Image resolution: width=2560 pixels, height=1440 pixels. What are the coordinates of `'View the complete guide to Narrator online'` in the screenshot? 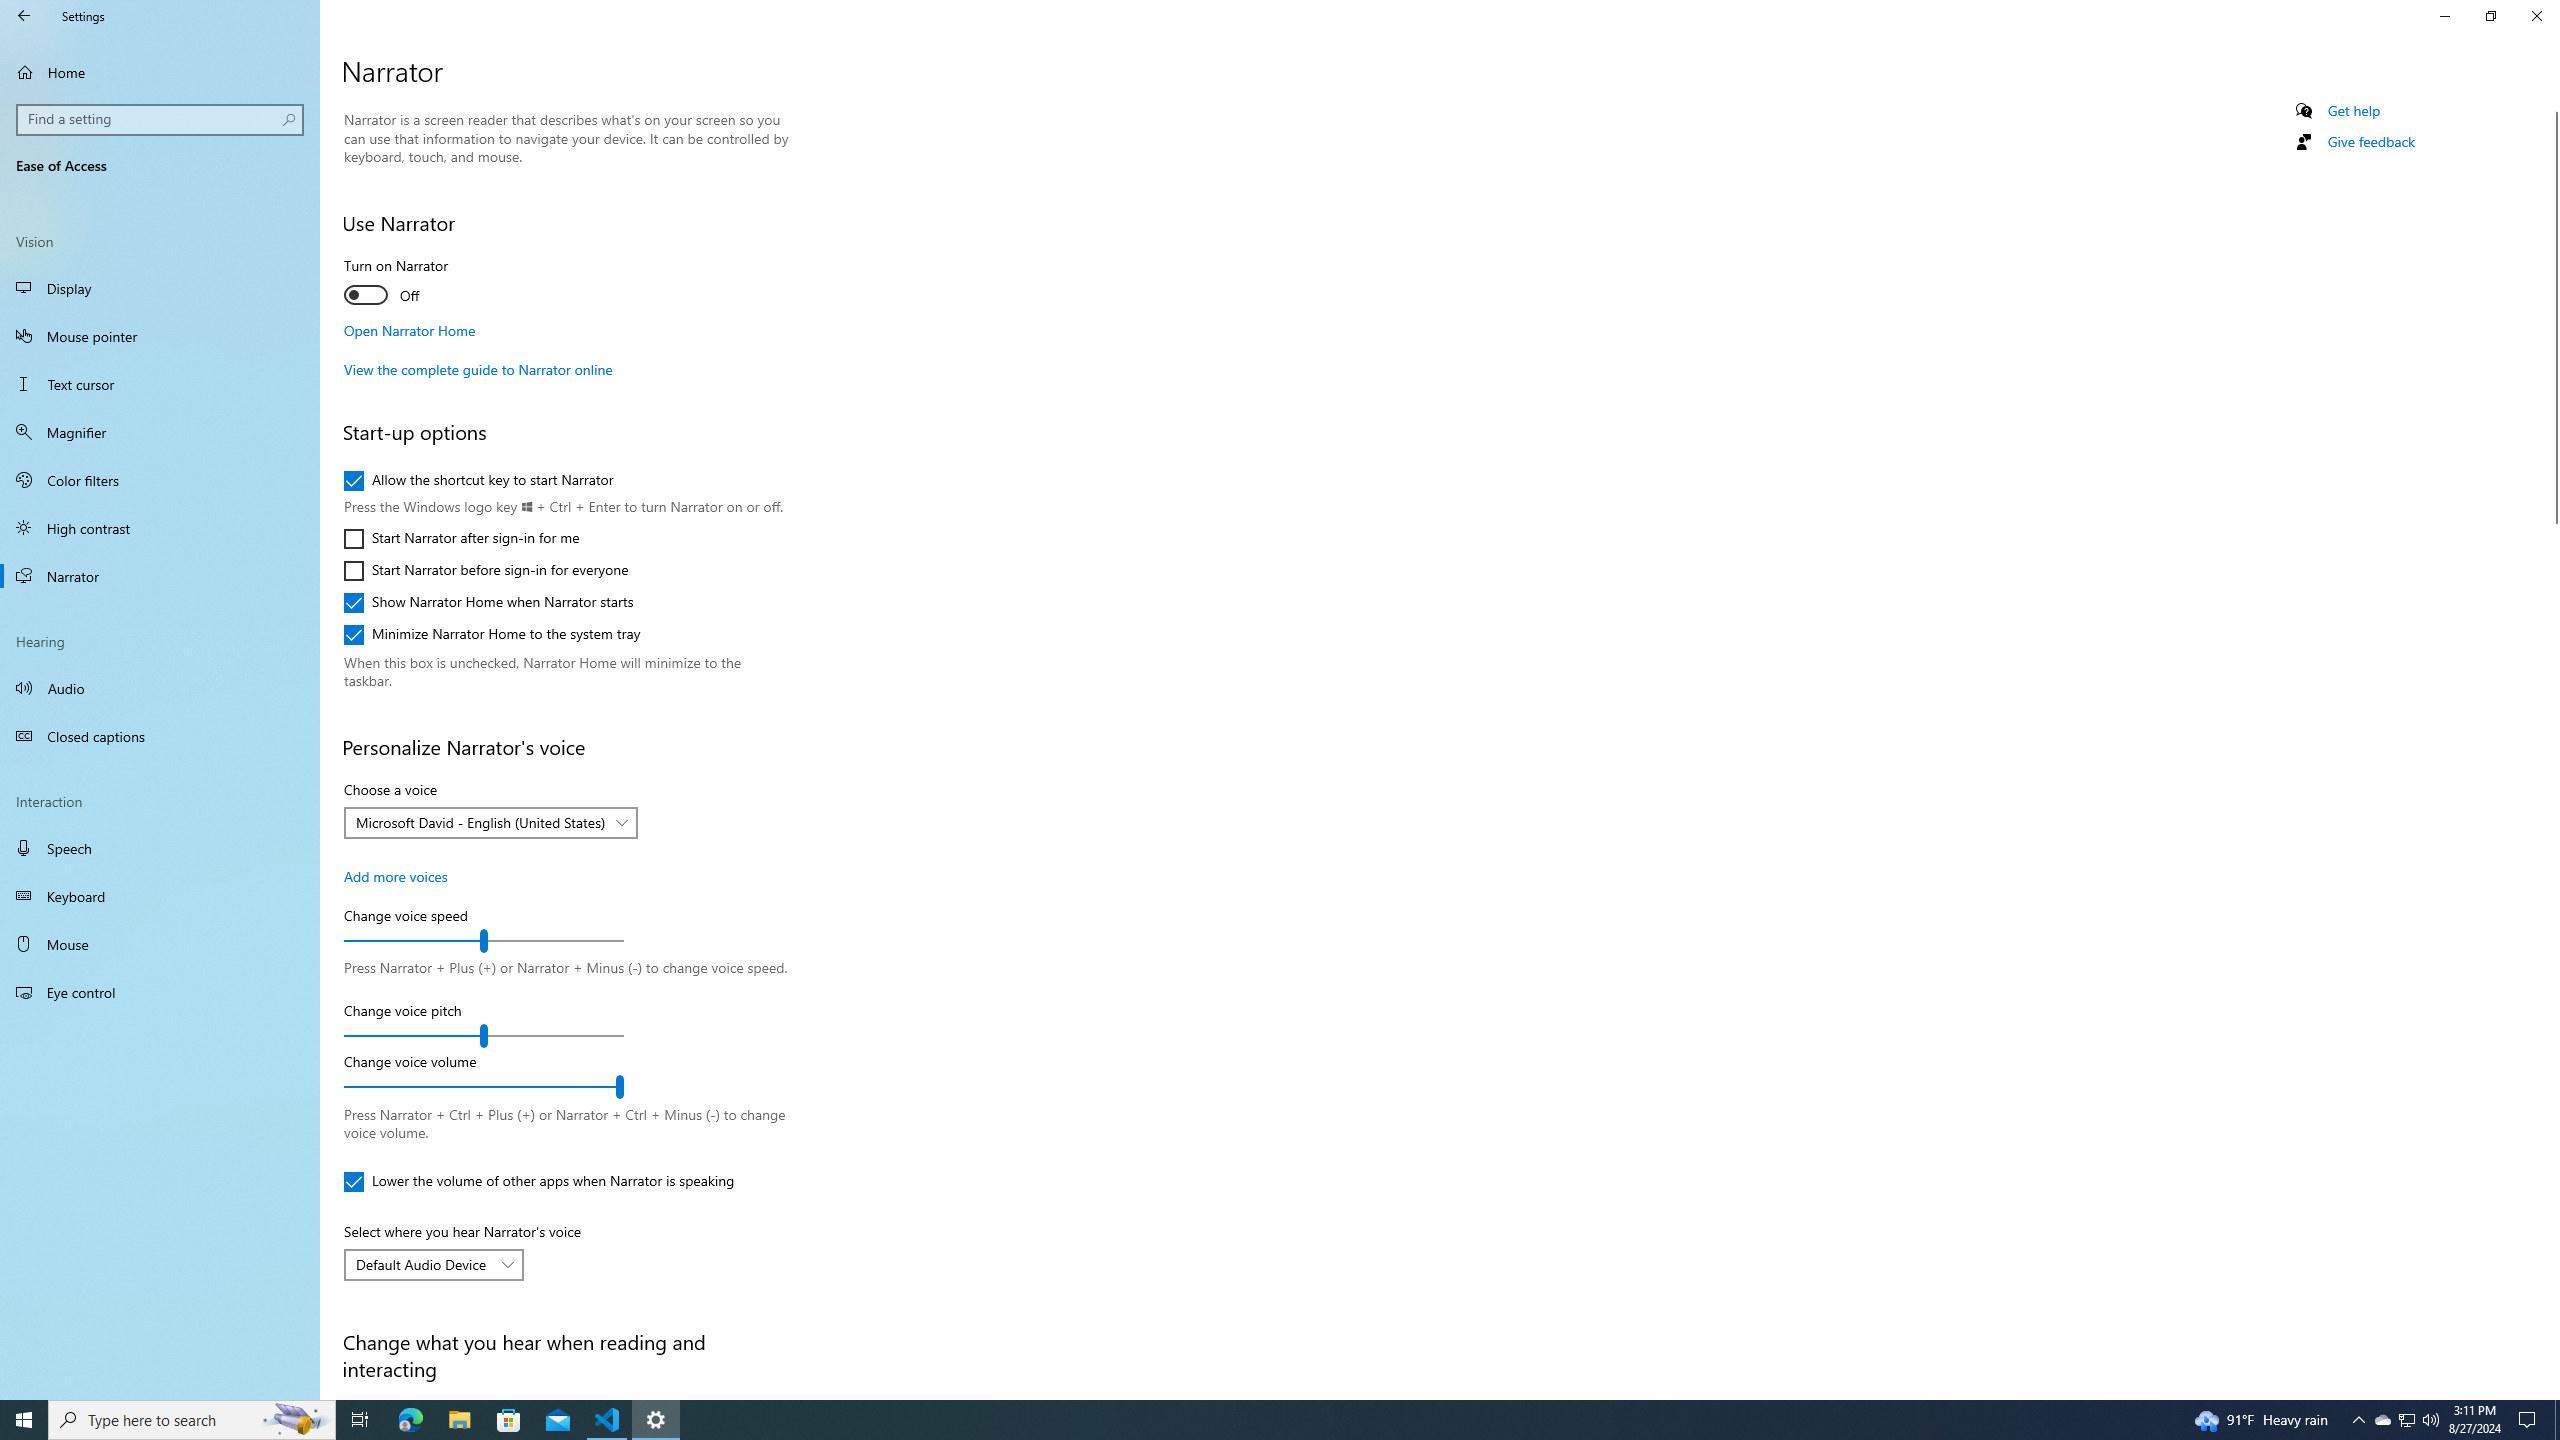 It's located at (476, 368).